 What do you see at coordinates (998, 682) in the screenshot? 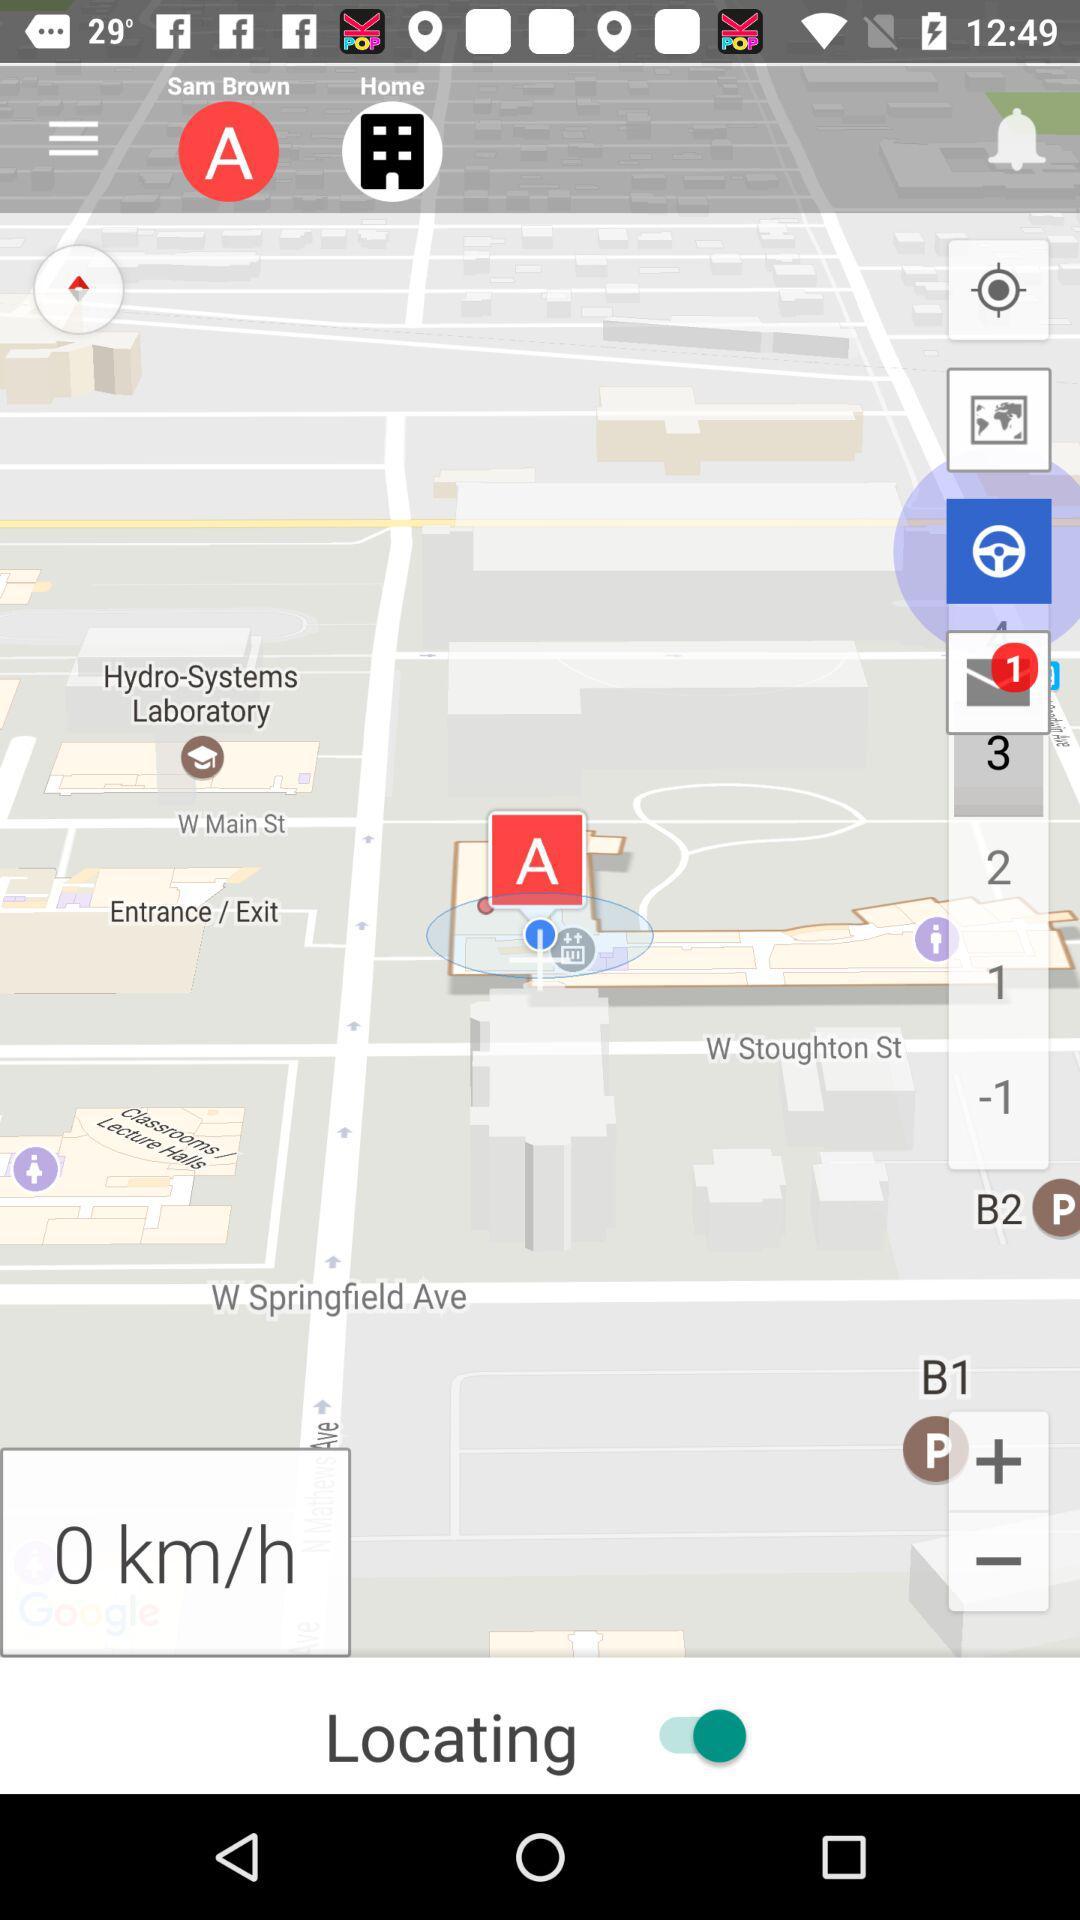
I see `the email icon` at bounding box center [998, 682].